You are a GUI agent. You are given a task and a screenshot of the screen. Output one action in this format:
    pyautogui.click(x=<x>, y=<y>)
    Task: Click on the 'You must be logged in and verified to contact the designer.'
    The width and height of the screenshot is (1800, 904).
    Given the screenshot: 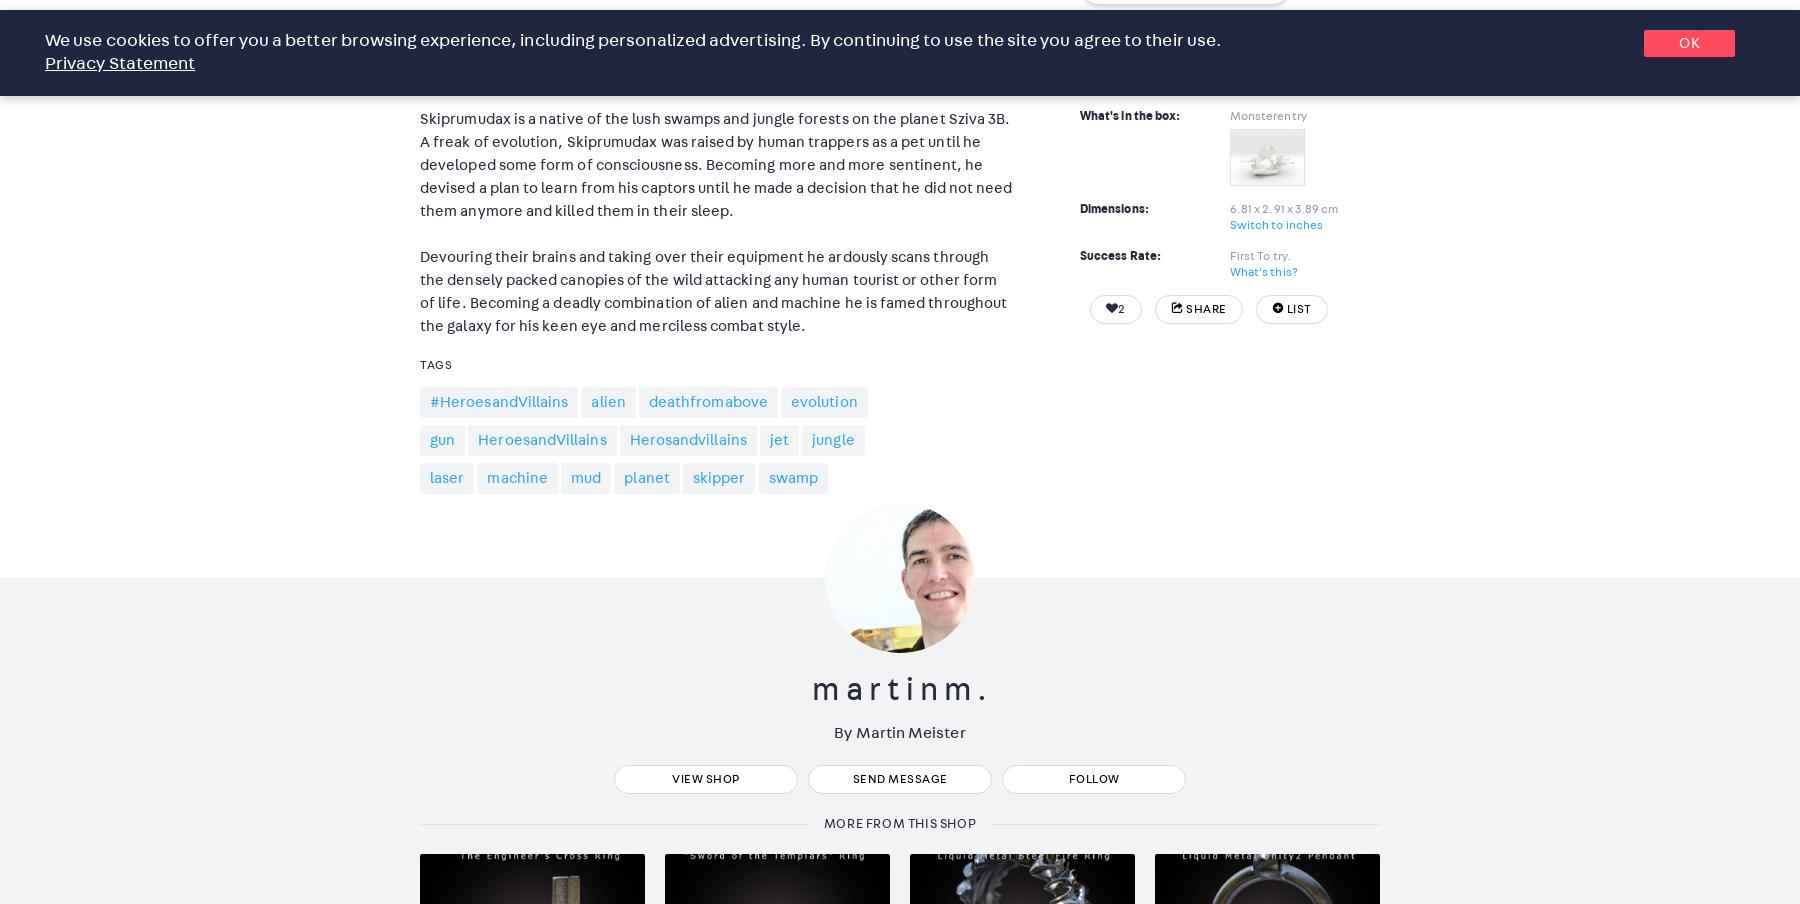 What is the action you would take?
    pyautogui.click(x=1215, y=24)
    